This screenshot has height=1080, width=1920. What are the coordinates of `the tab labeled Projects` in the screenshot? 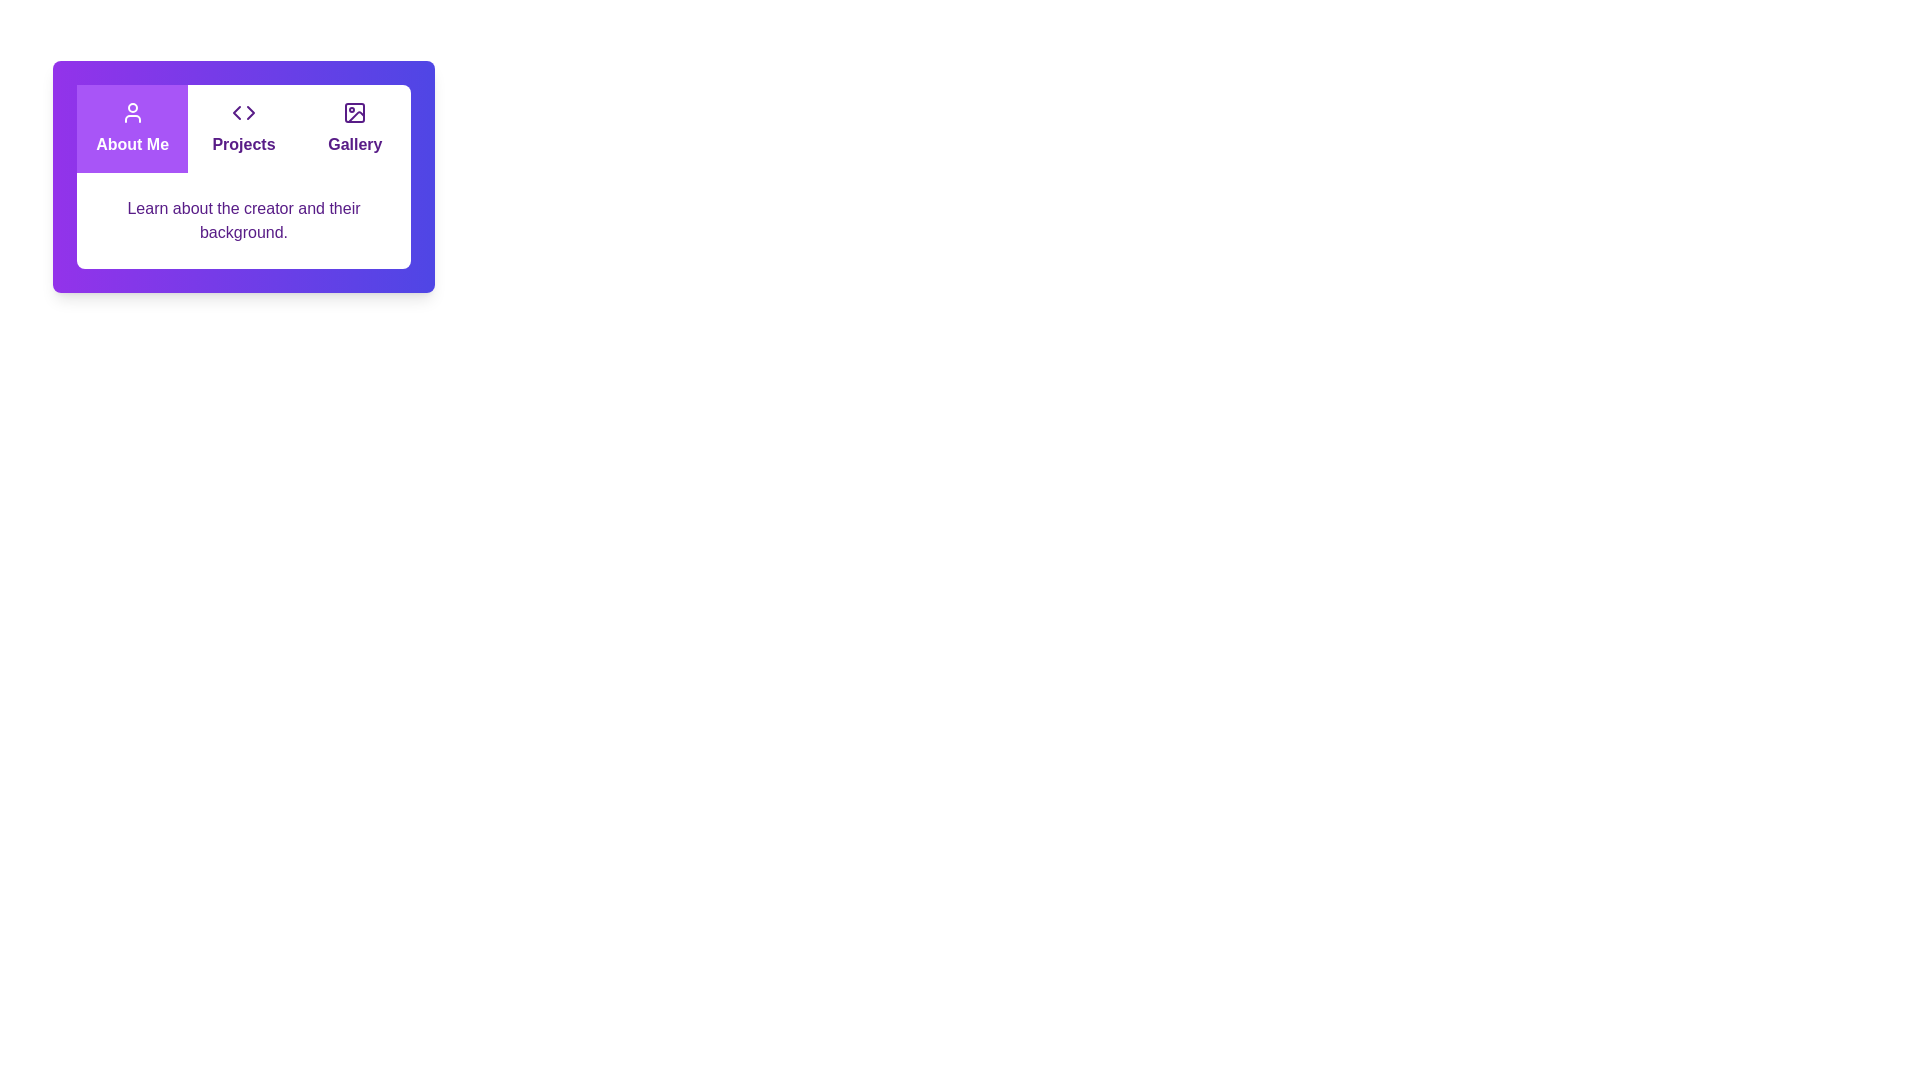 It's located at (243, 128).